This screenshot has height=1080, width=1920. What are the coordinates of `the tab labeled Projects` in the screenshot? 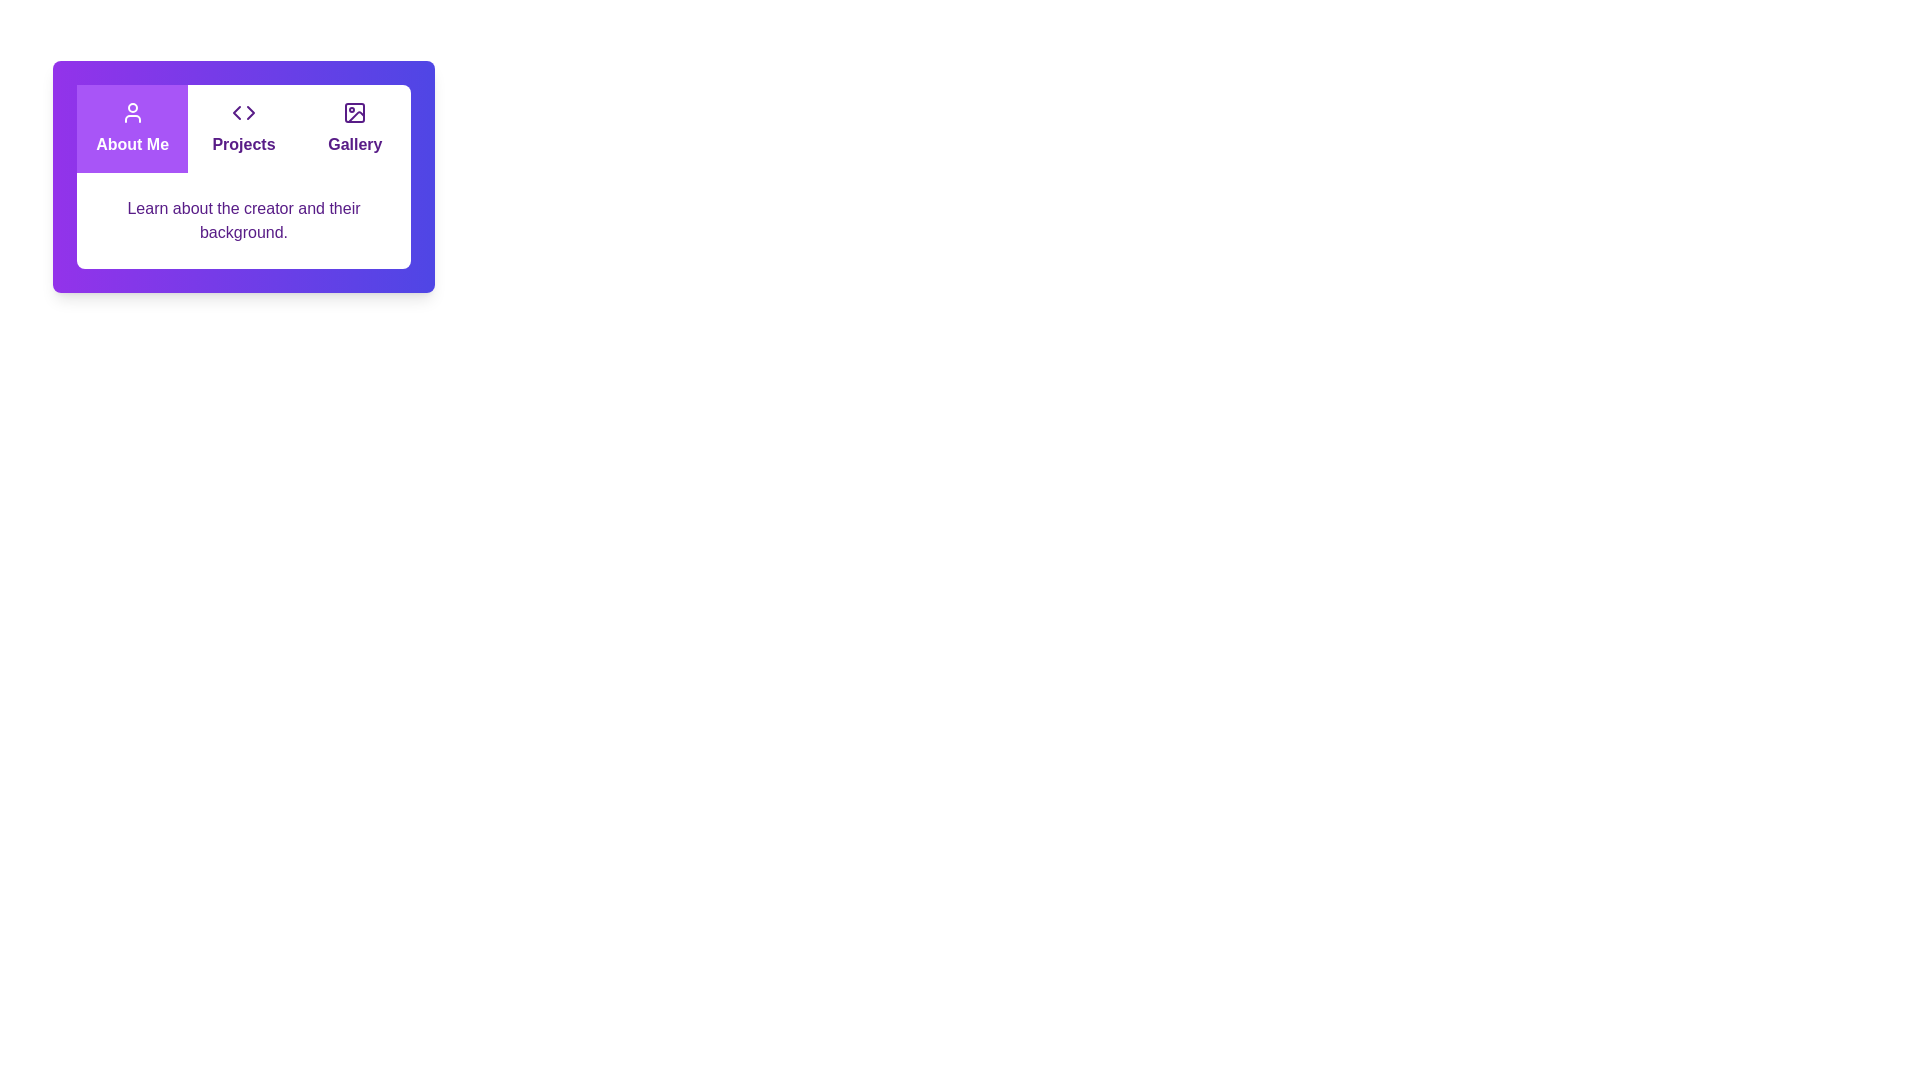 It's located at (243, 128).